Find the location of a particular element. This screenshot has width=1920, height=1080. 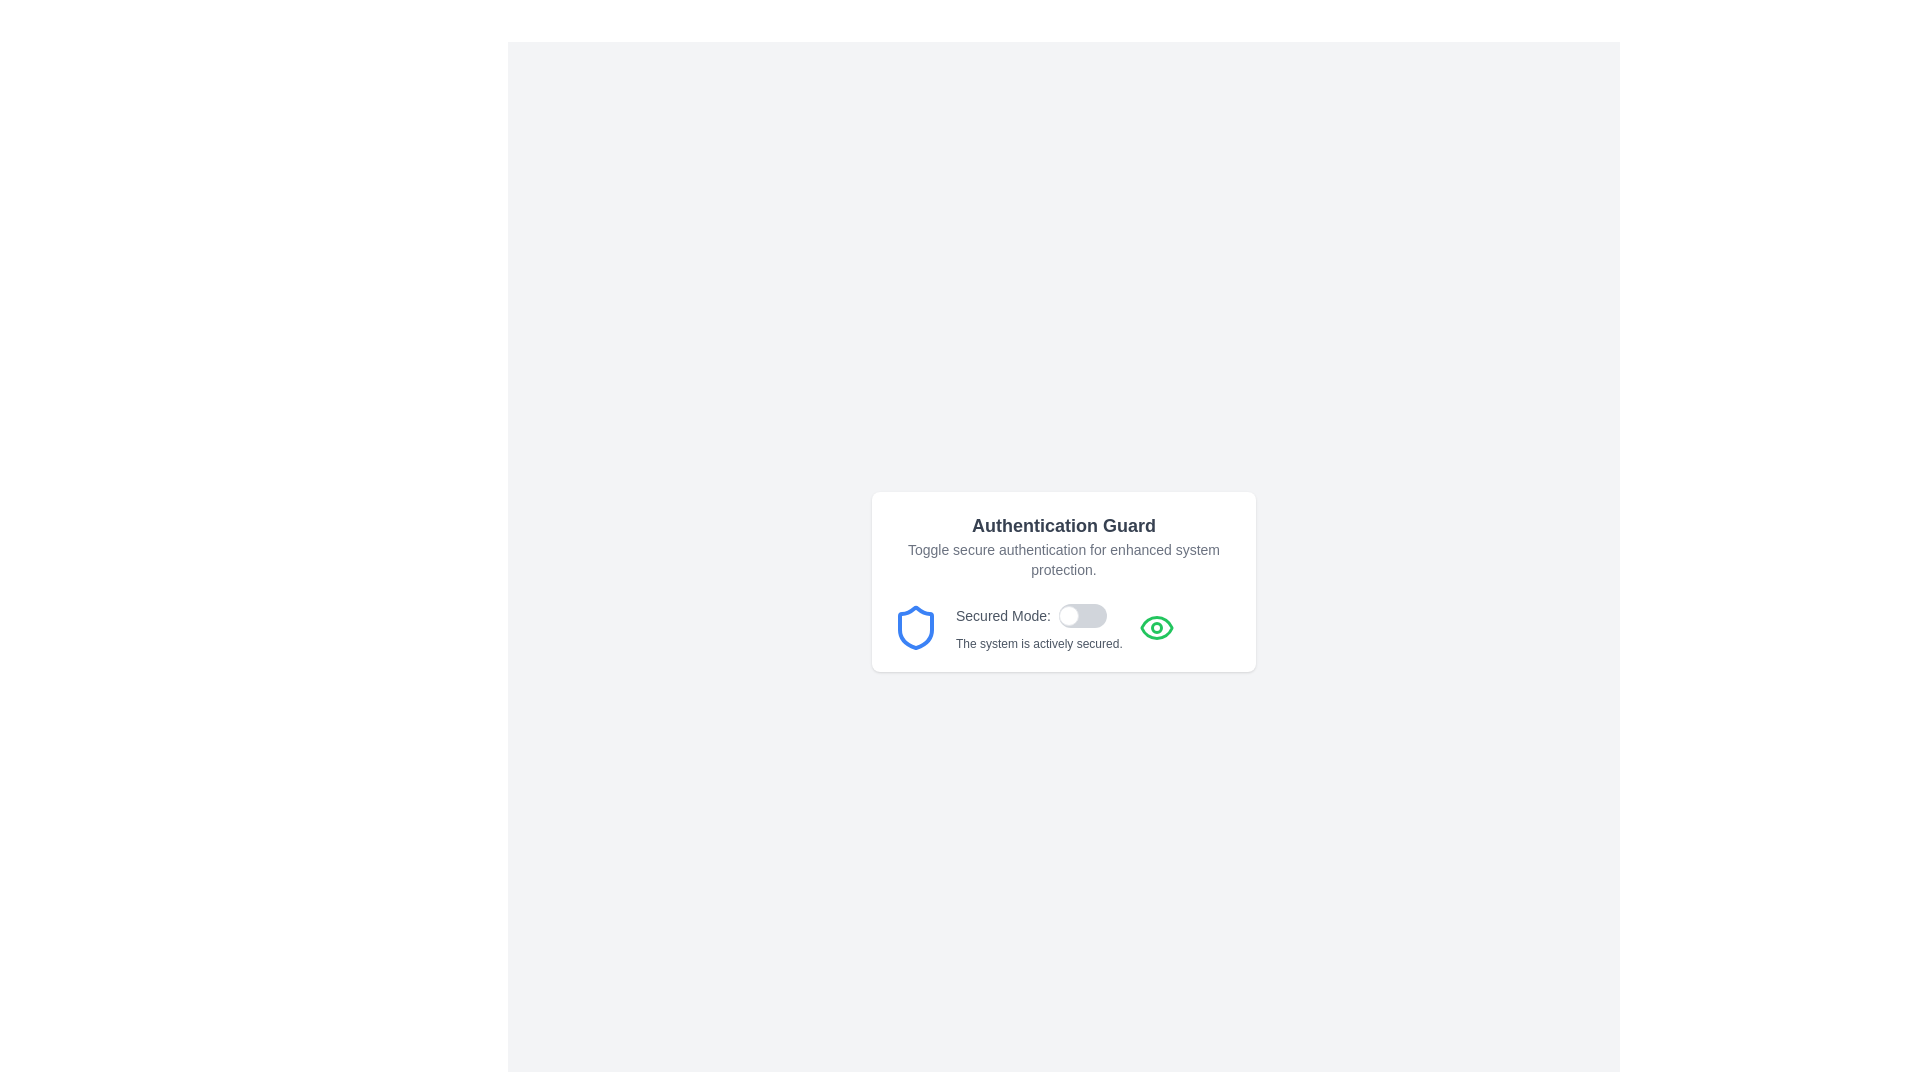

the static text label that describes the functionality of the toggle switch for 'Secured Mode' in the 'Authentication Guard' panel is located at coordinates (1039, 615).